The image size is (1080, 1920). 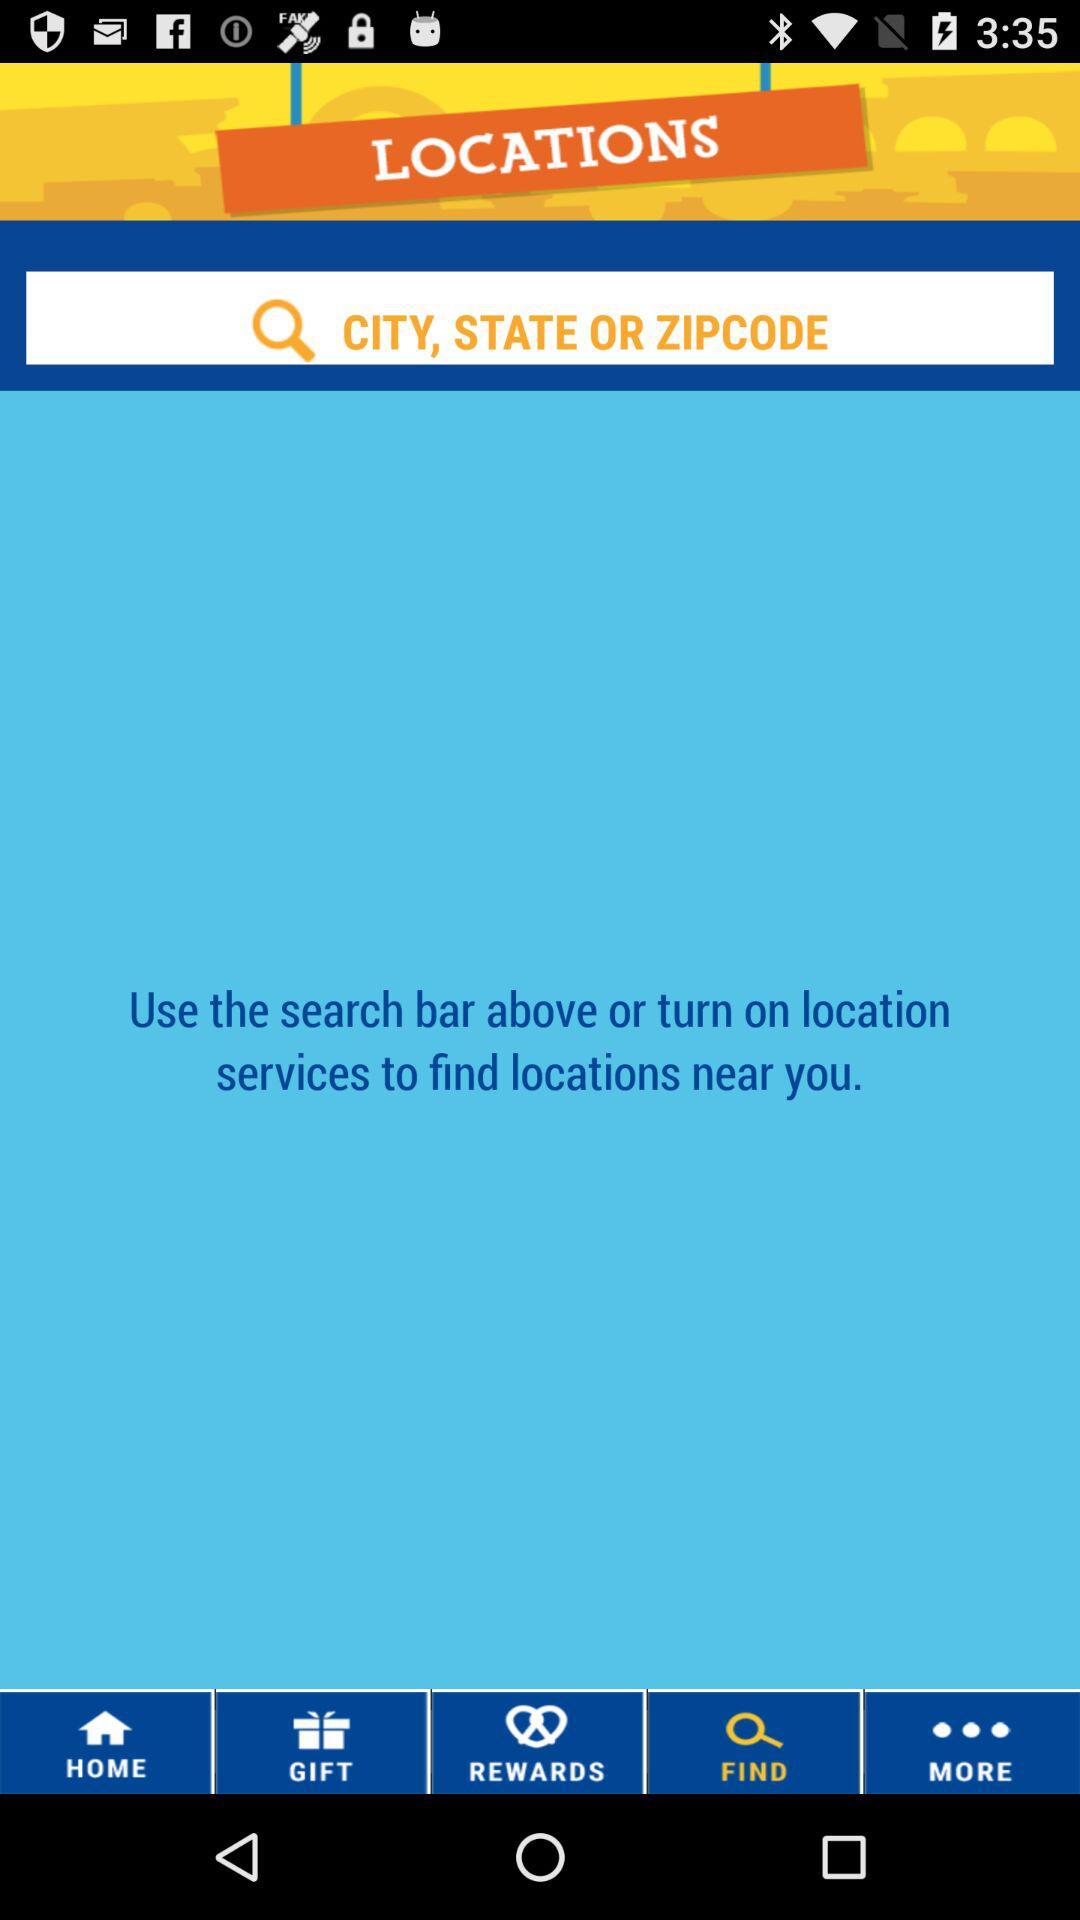 What do you see at coordinates (538, 330) in the screenshot?
I see `search location` at bounding box center [538, 330].